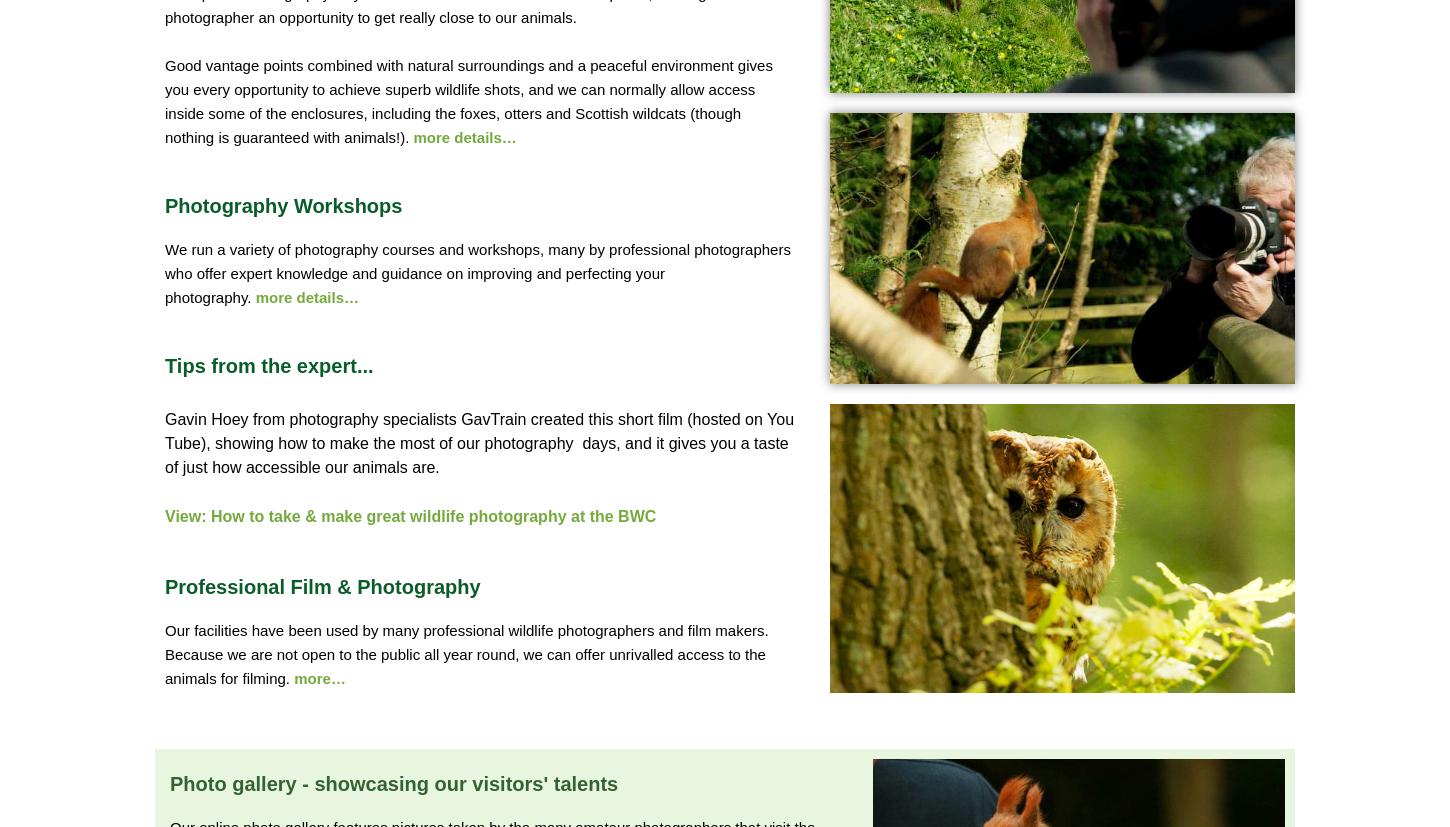  I want to click on 'more…', so click(319, 676).